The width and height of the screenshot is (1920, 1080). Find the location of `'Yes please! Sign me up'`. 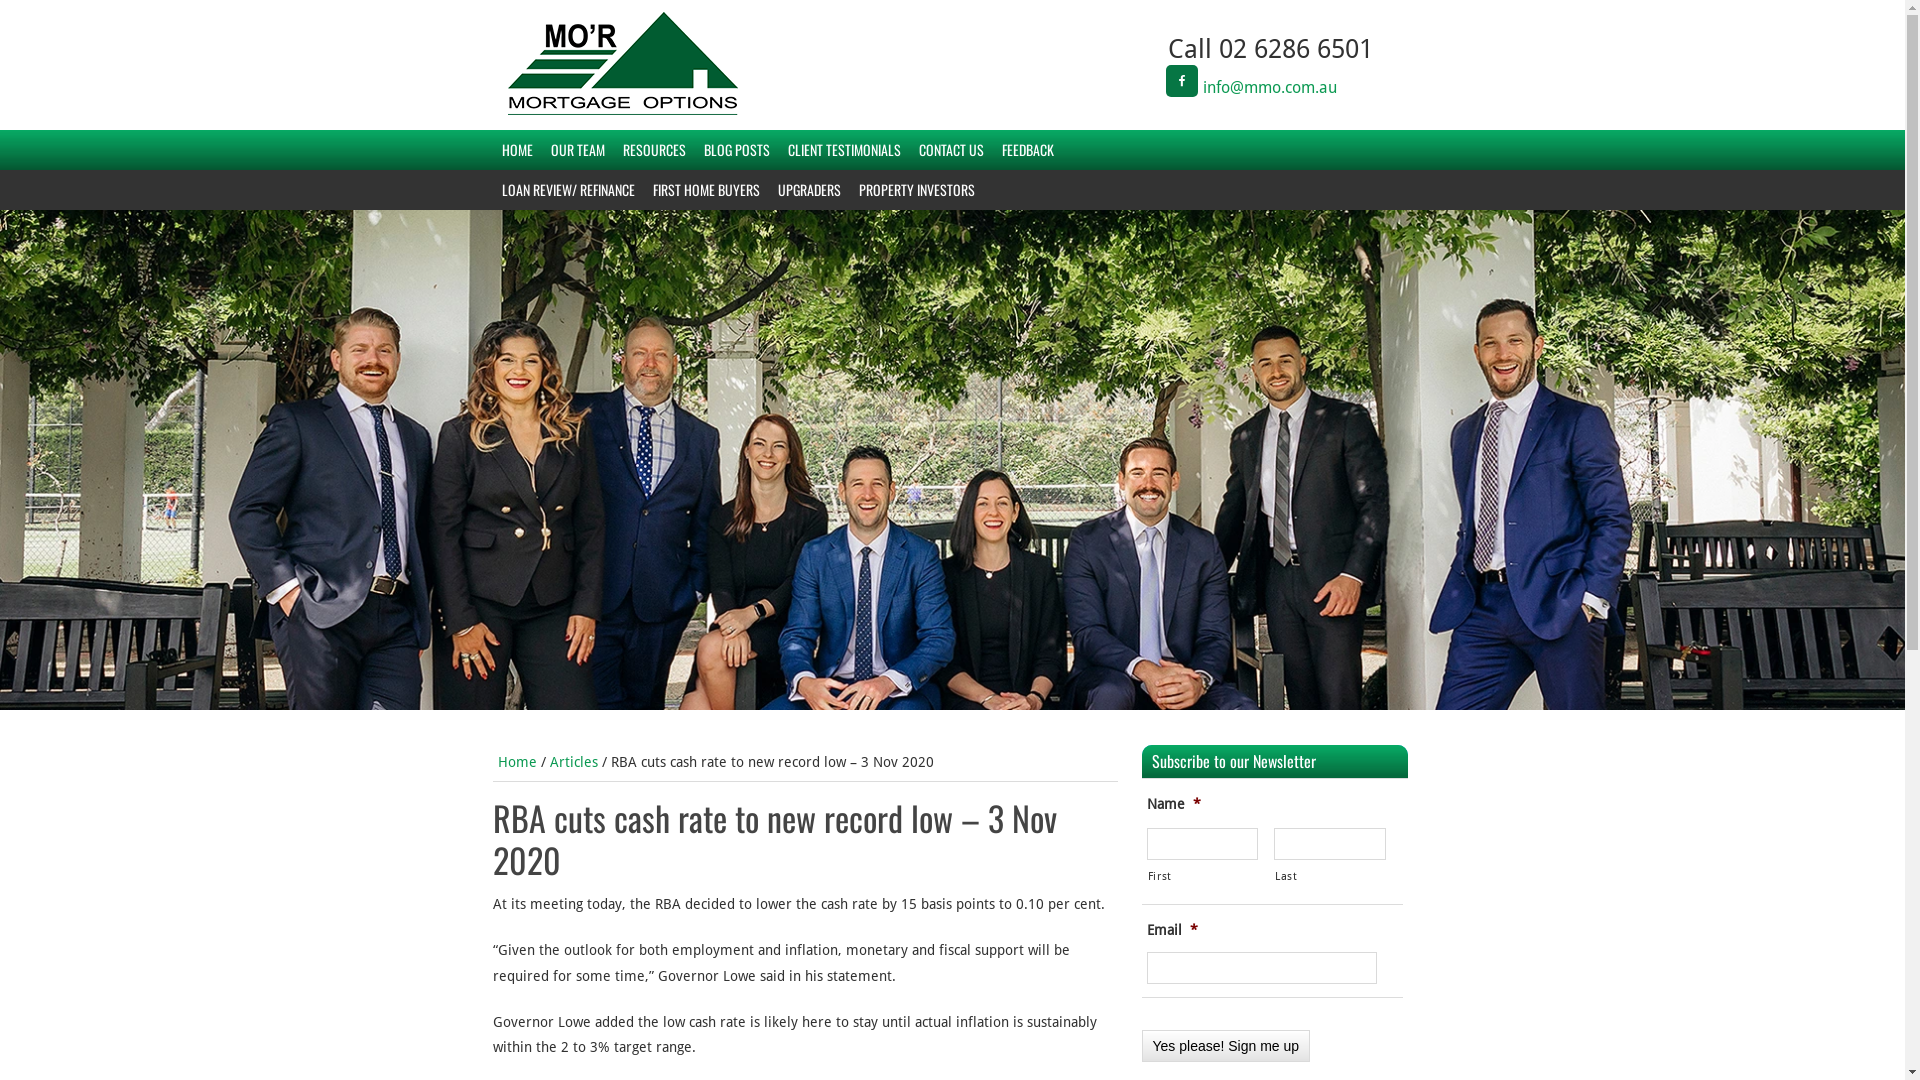

'Yes please! Sign me up' is located at coordinates (1225, 1044).